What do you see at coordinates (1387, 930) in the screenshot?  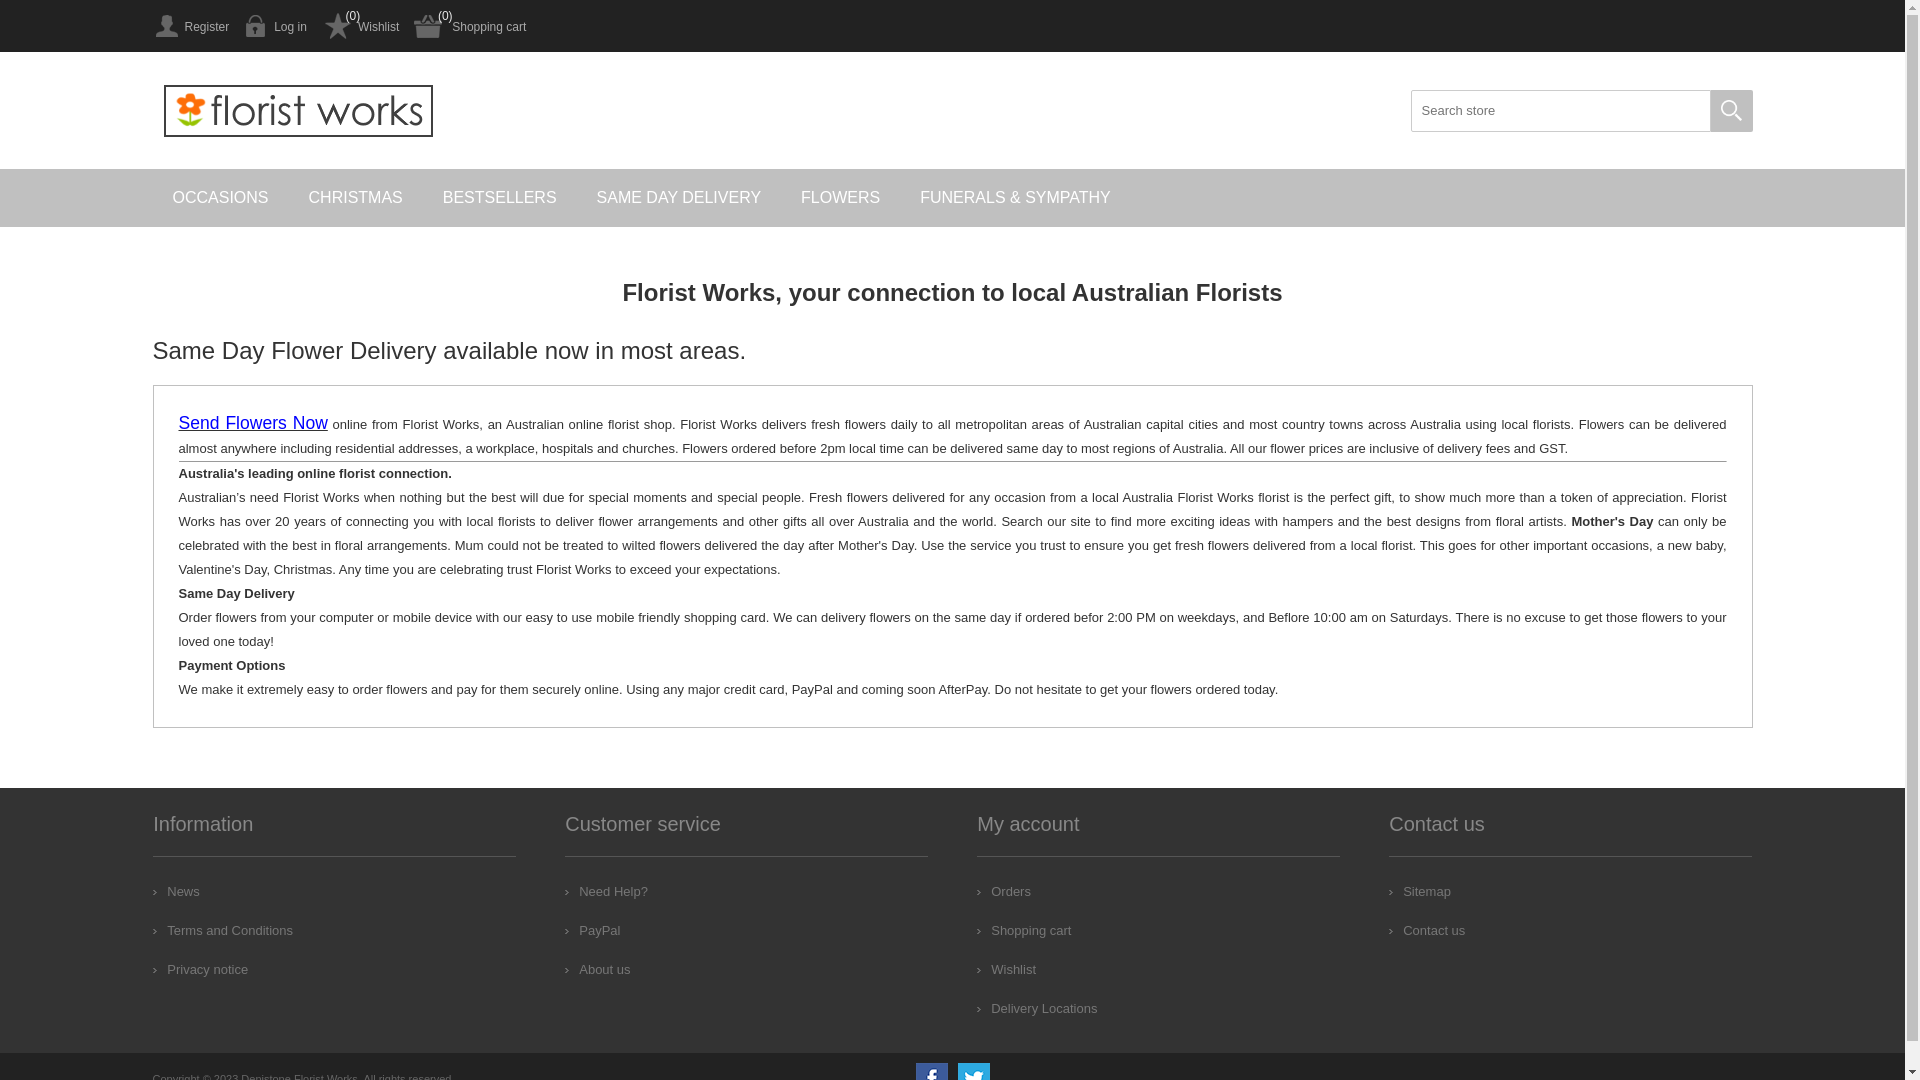 I see `'Contact us'` at bounding box center [1387, 930].